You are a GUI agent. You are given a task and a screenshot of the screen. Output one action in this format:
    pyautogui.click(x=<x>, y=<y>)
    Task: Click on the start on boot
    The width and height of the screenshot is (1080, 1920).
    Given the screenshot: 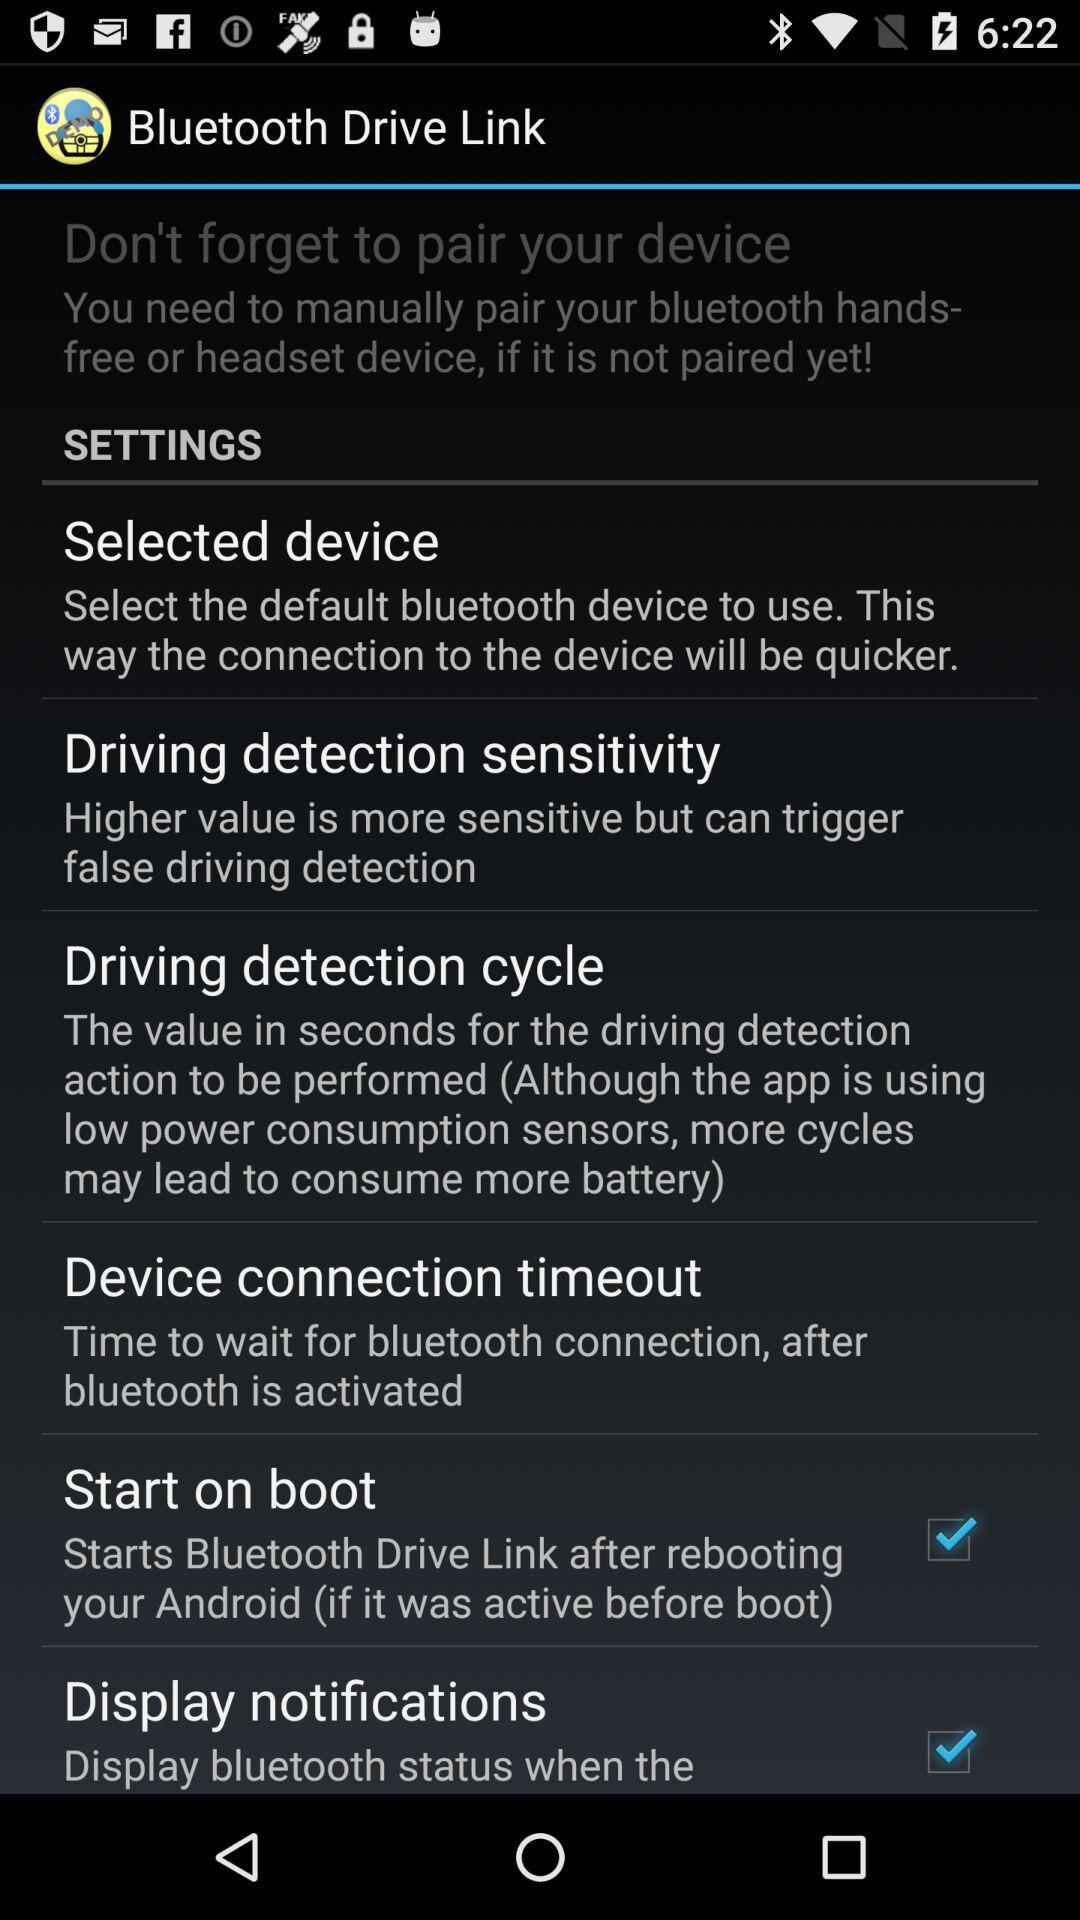 What is the action you would take?
    pyautogui.click(x=220, y=1486)
    